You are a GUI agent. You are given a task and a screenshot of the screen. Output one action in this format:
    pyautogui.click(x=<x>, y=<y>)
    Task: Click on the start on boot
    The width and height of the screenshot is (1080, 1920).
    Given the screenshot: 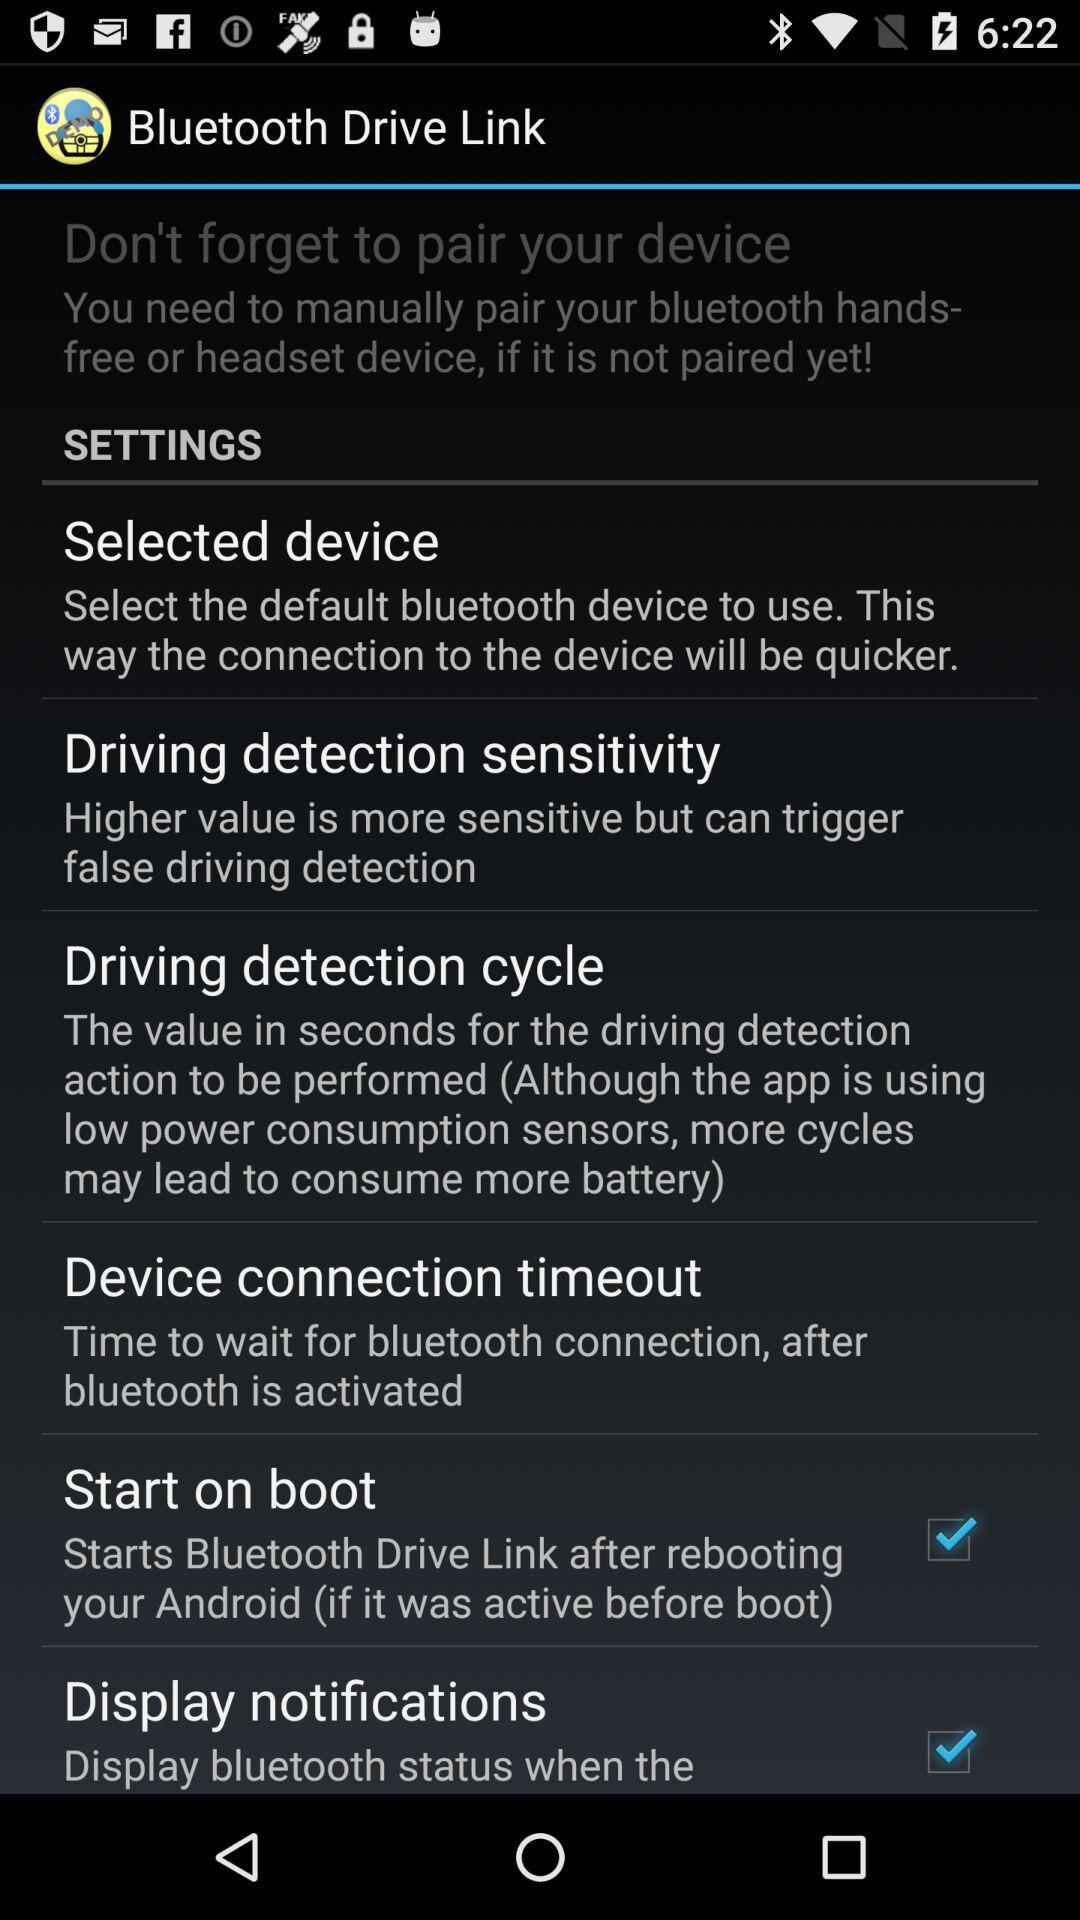 What is the action you would take?
    pyautogui.click(x=220, y=1486)
    